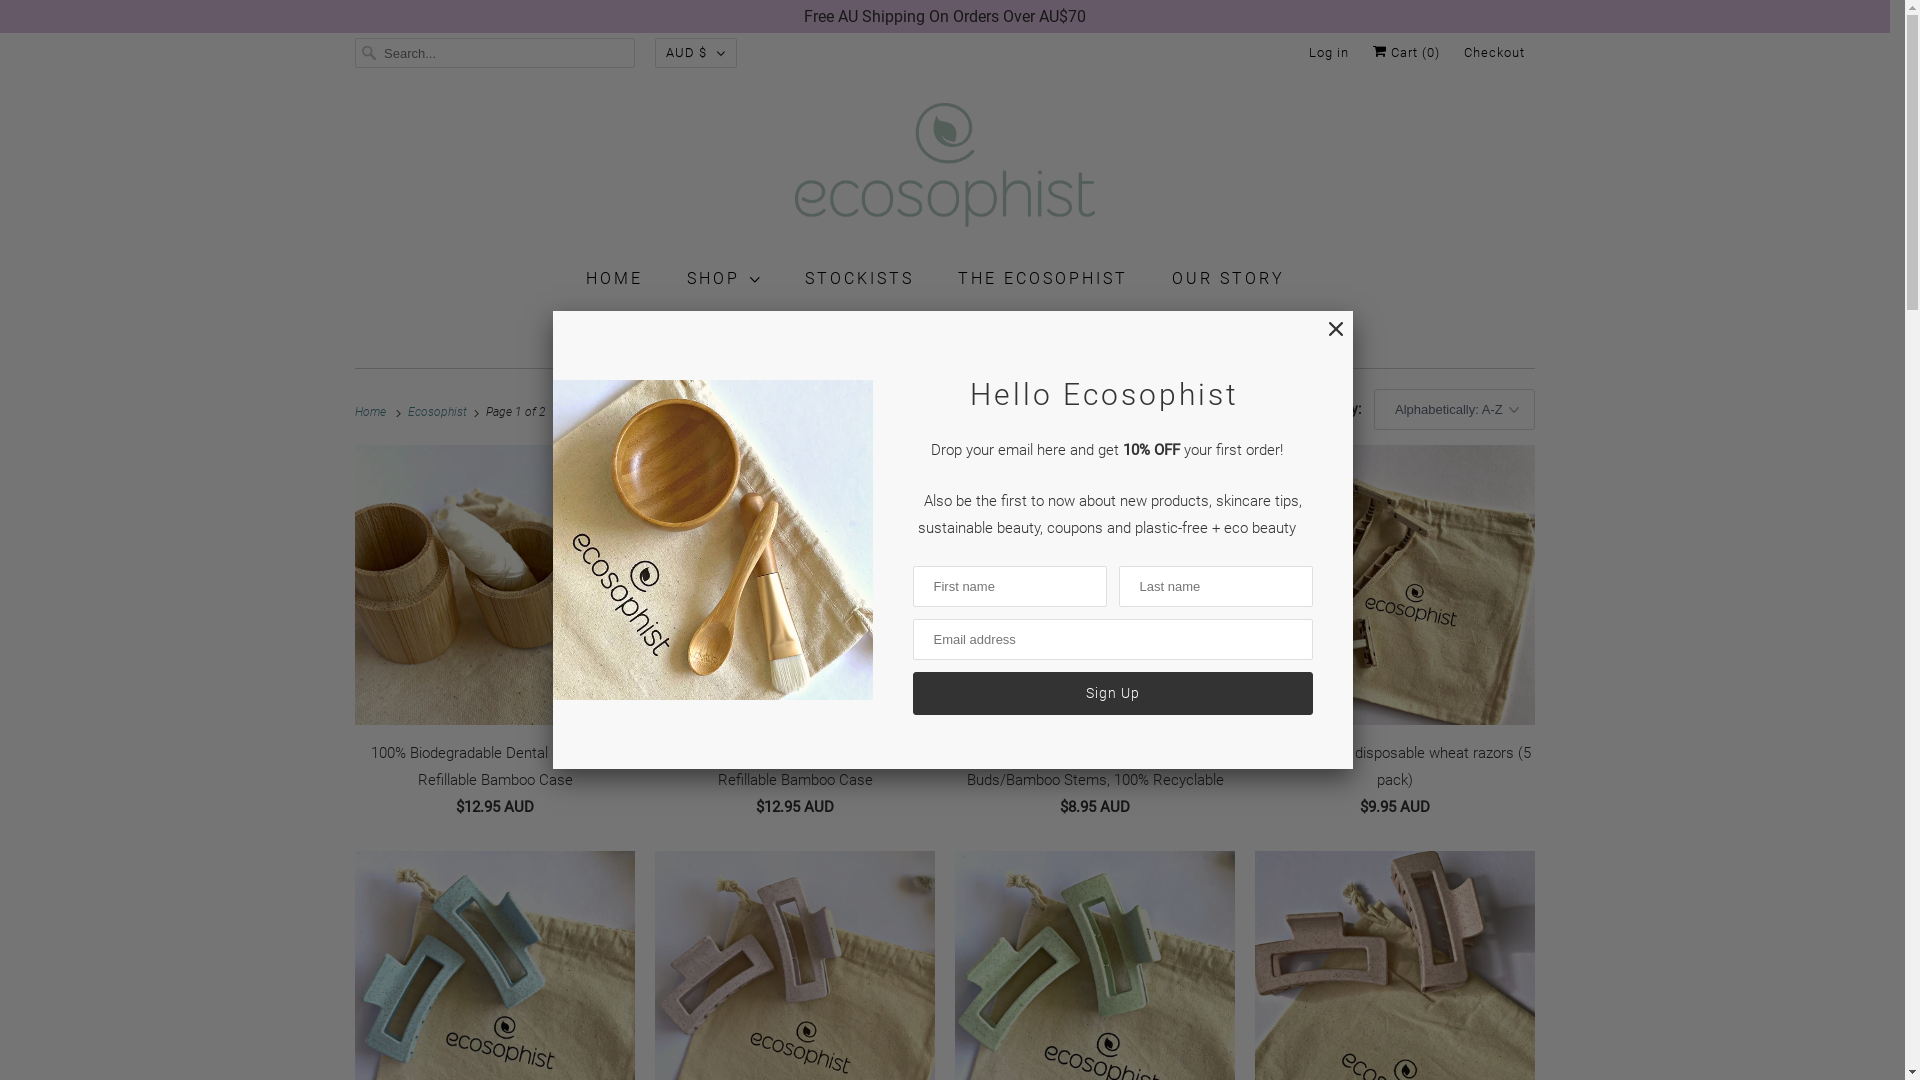 This screenshot has width=1920, height=1080. I want to click on 'Biodegradable disposable wheat razors (5 pack), so click(1394, 636).